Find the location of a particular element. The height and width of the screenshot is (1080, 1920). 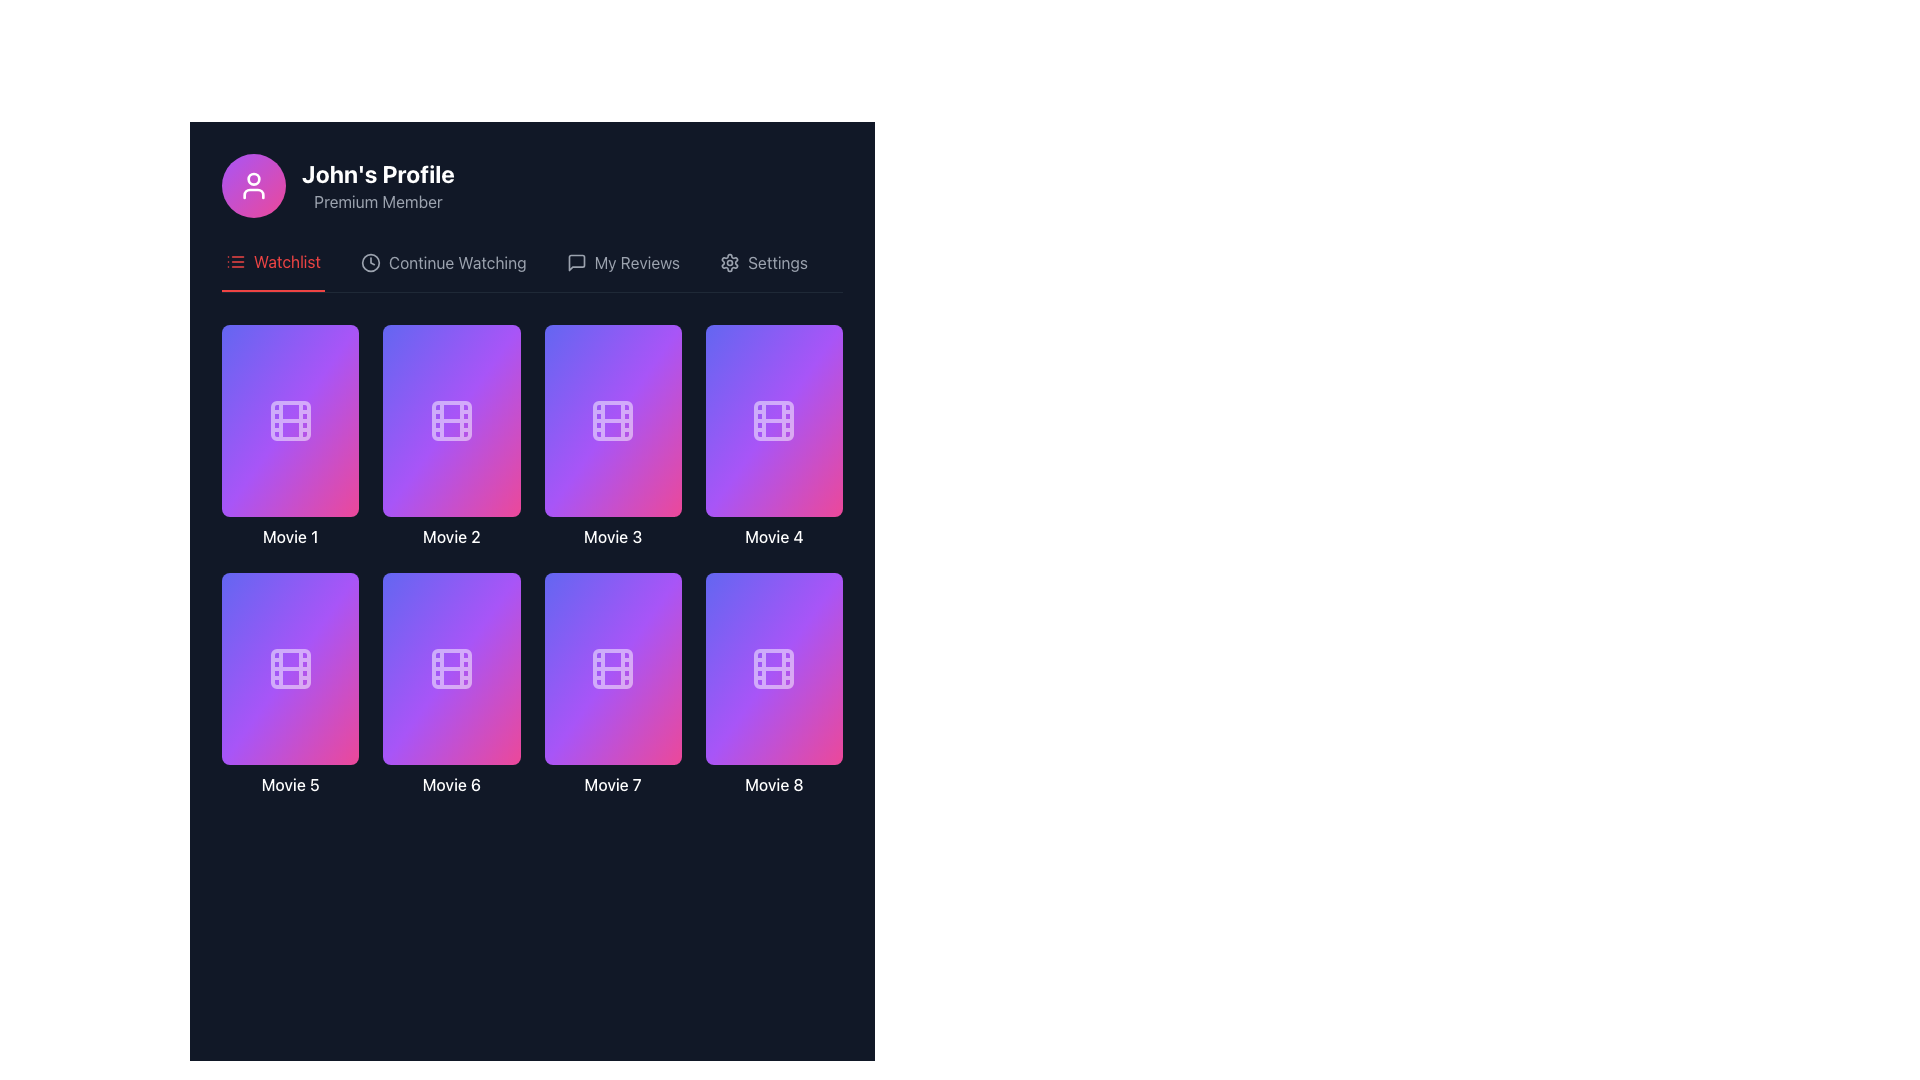

the central rectangle of the film reel icon representing 'Movie 1' located in the top-left corner of the grid view is located at coordinates (289, 419).